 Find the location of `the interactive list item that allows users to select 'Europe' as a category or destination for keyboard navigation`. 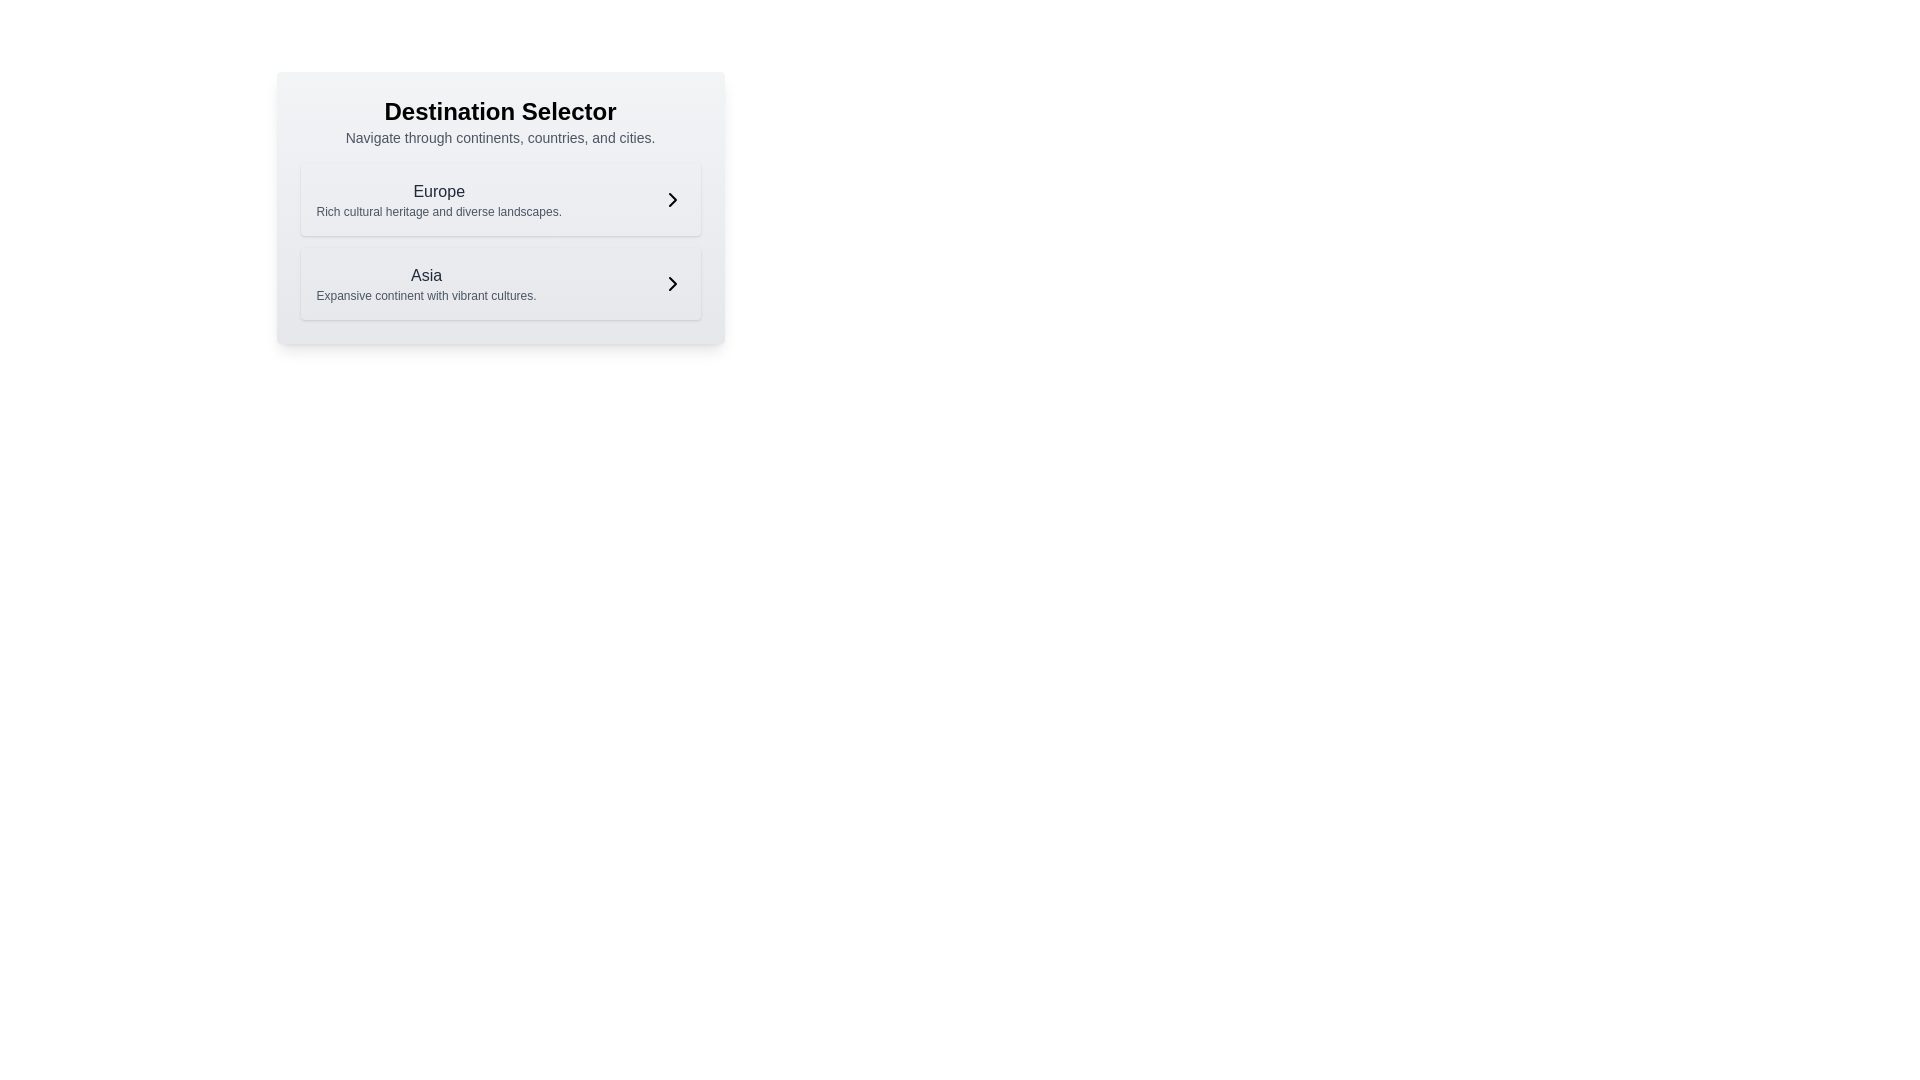

the interactive list item that allows users to select 'Europe' as a category or destination for keyboard navigation is located at coordinates (500, 200).